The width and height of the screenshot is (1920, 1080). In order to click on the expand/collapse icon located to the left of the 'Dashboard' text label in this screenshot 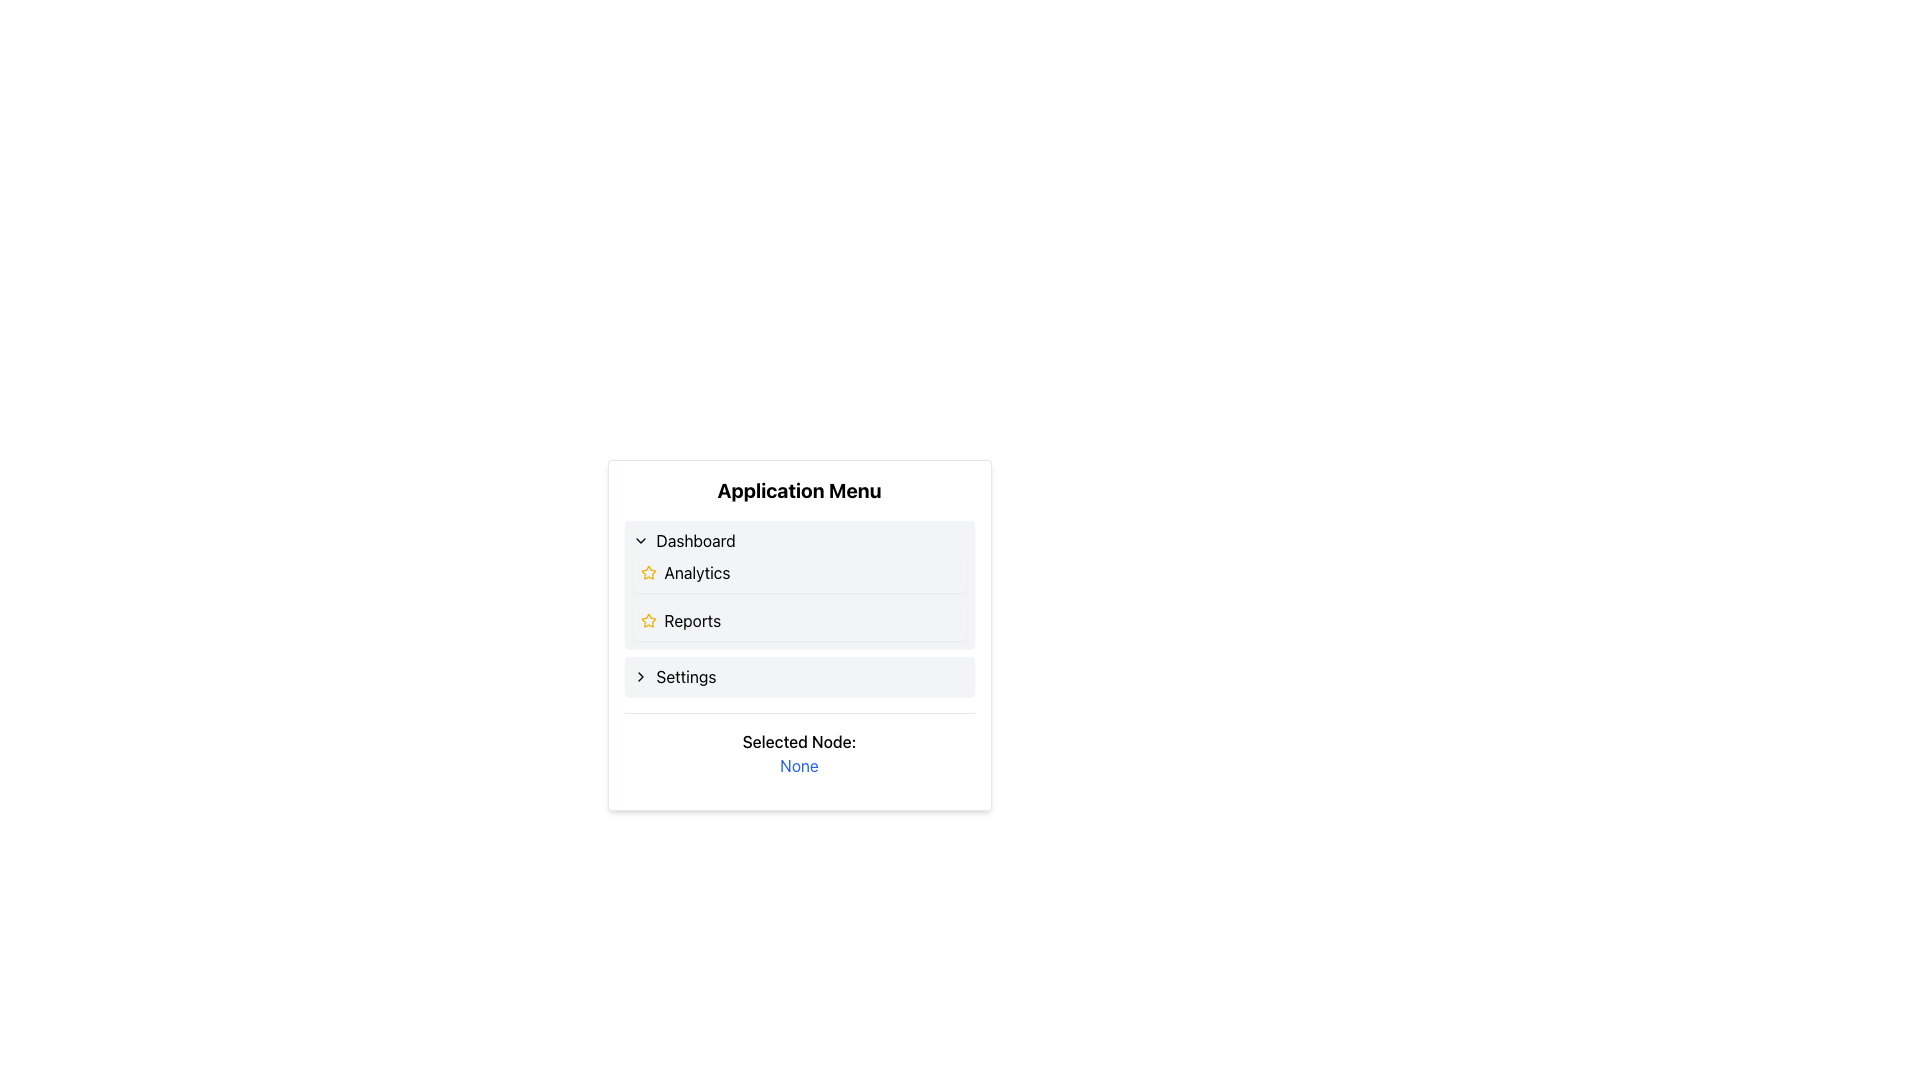, I will do `click(640, 540)`.